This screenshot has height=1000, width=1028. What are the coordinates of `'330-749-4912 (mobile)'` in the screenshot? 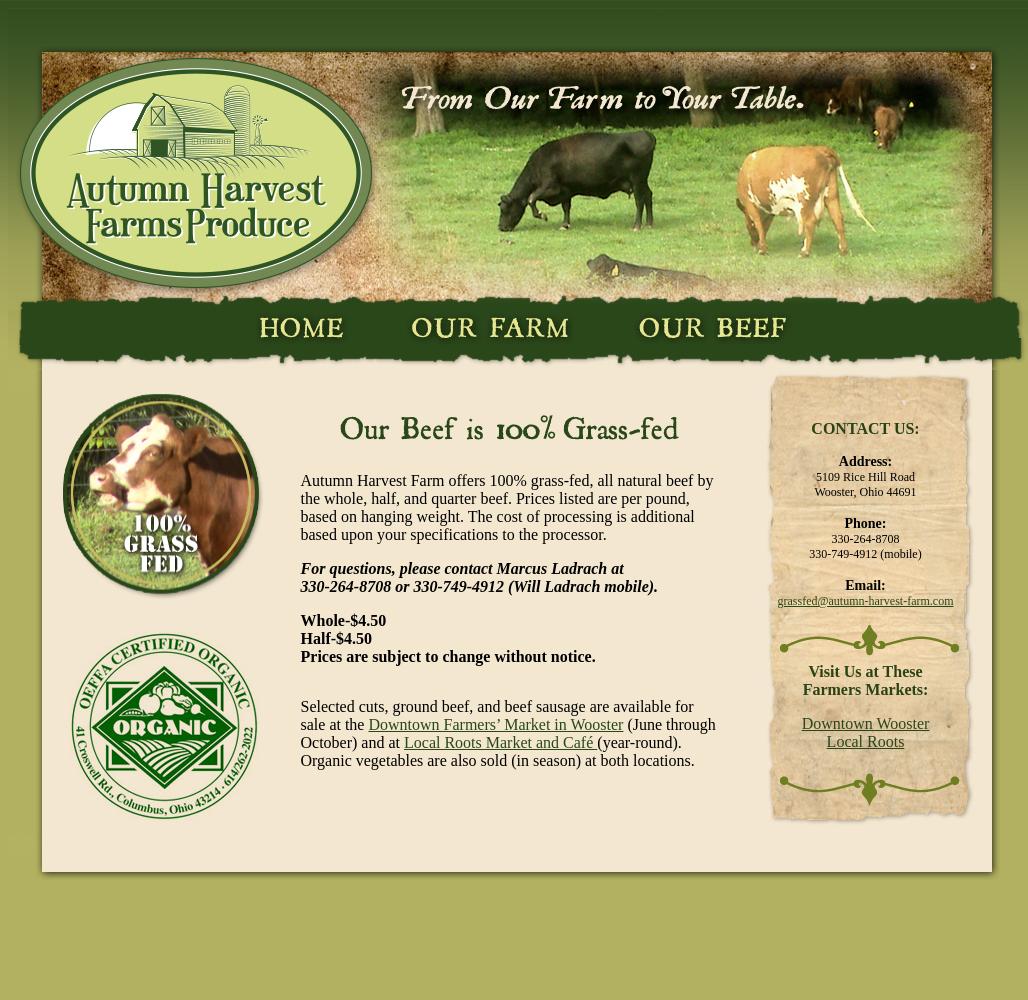 It's located at (863, 554).